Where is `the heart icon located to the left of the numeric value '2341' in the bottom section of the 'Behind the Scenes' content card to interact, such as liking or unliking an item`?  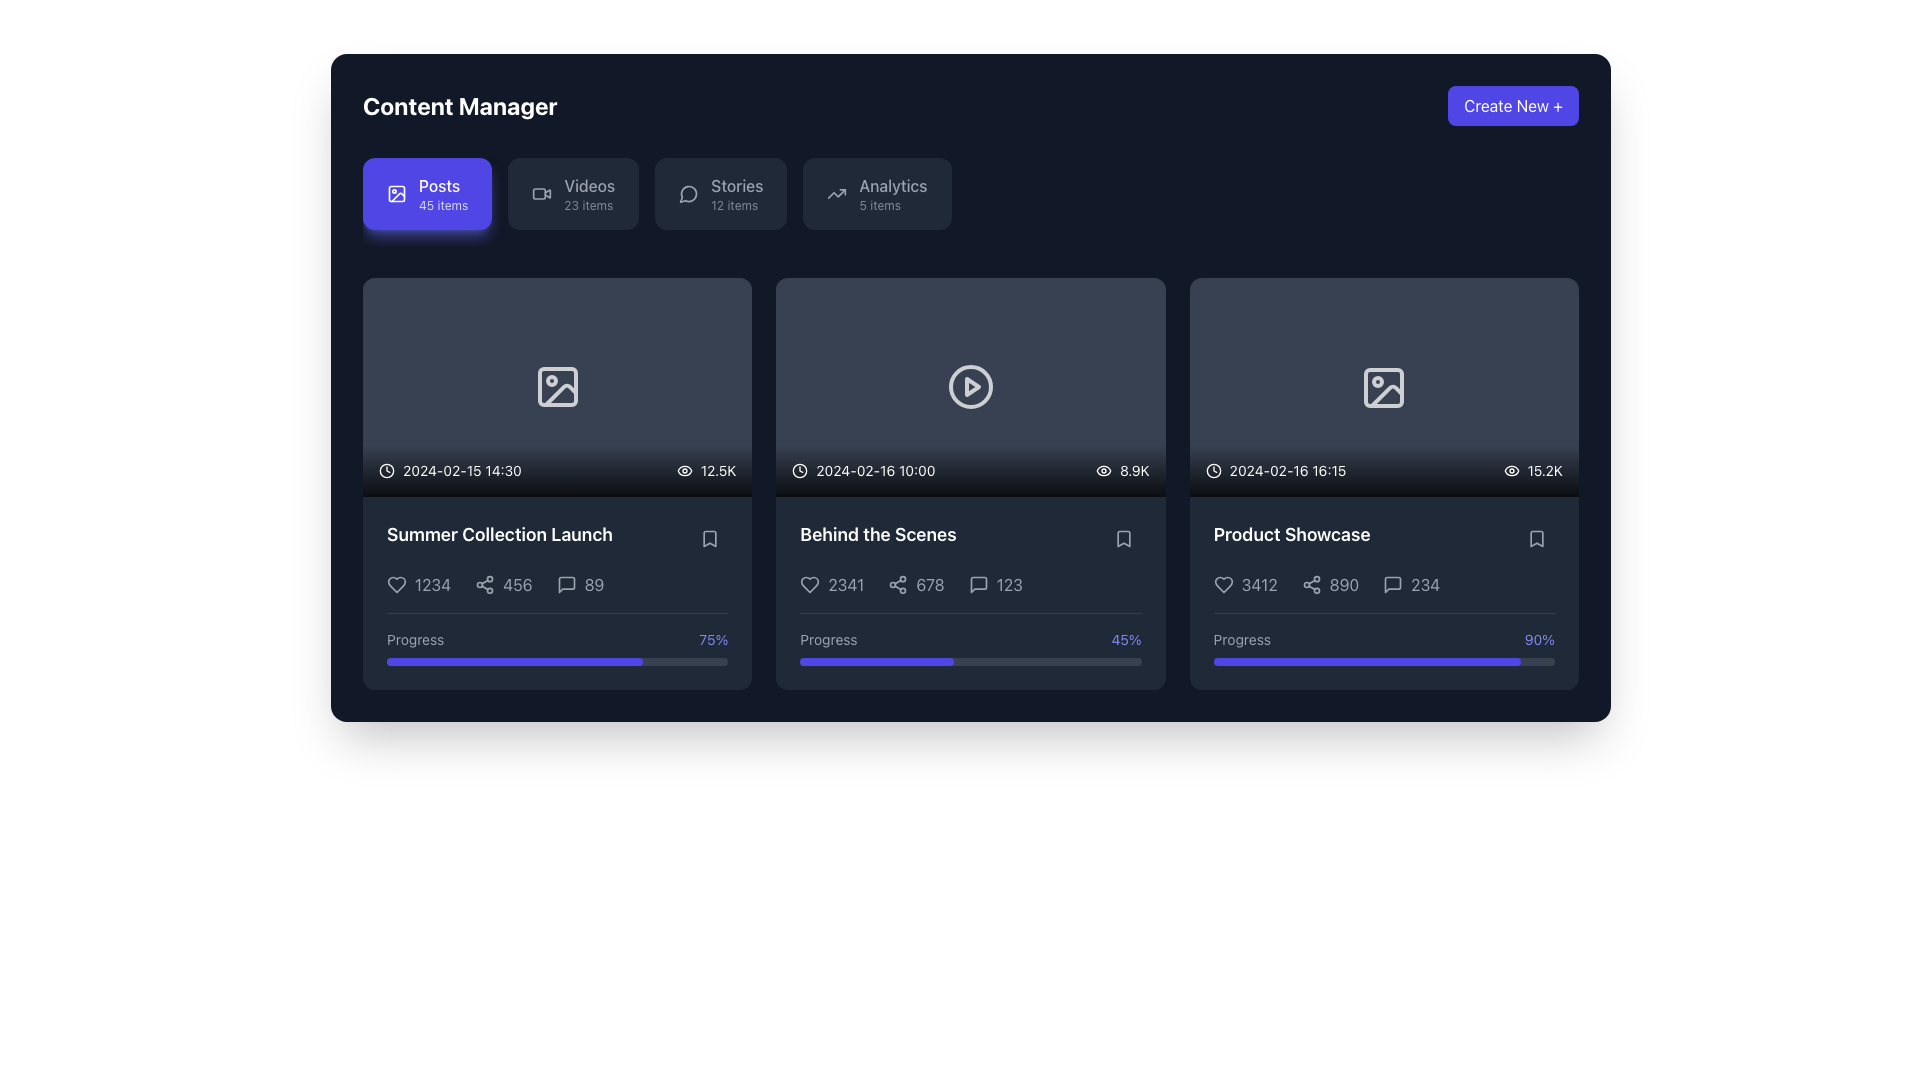
the heart icon located to the left of the numeric value '2341' in the bottom section of the 'Behind the Scenes' content card to interact, such as liking or unliking an item is located at coordinates (810, 584).